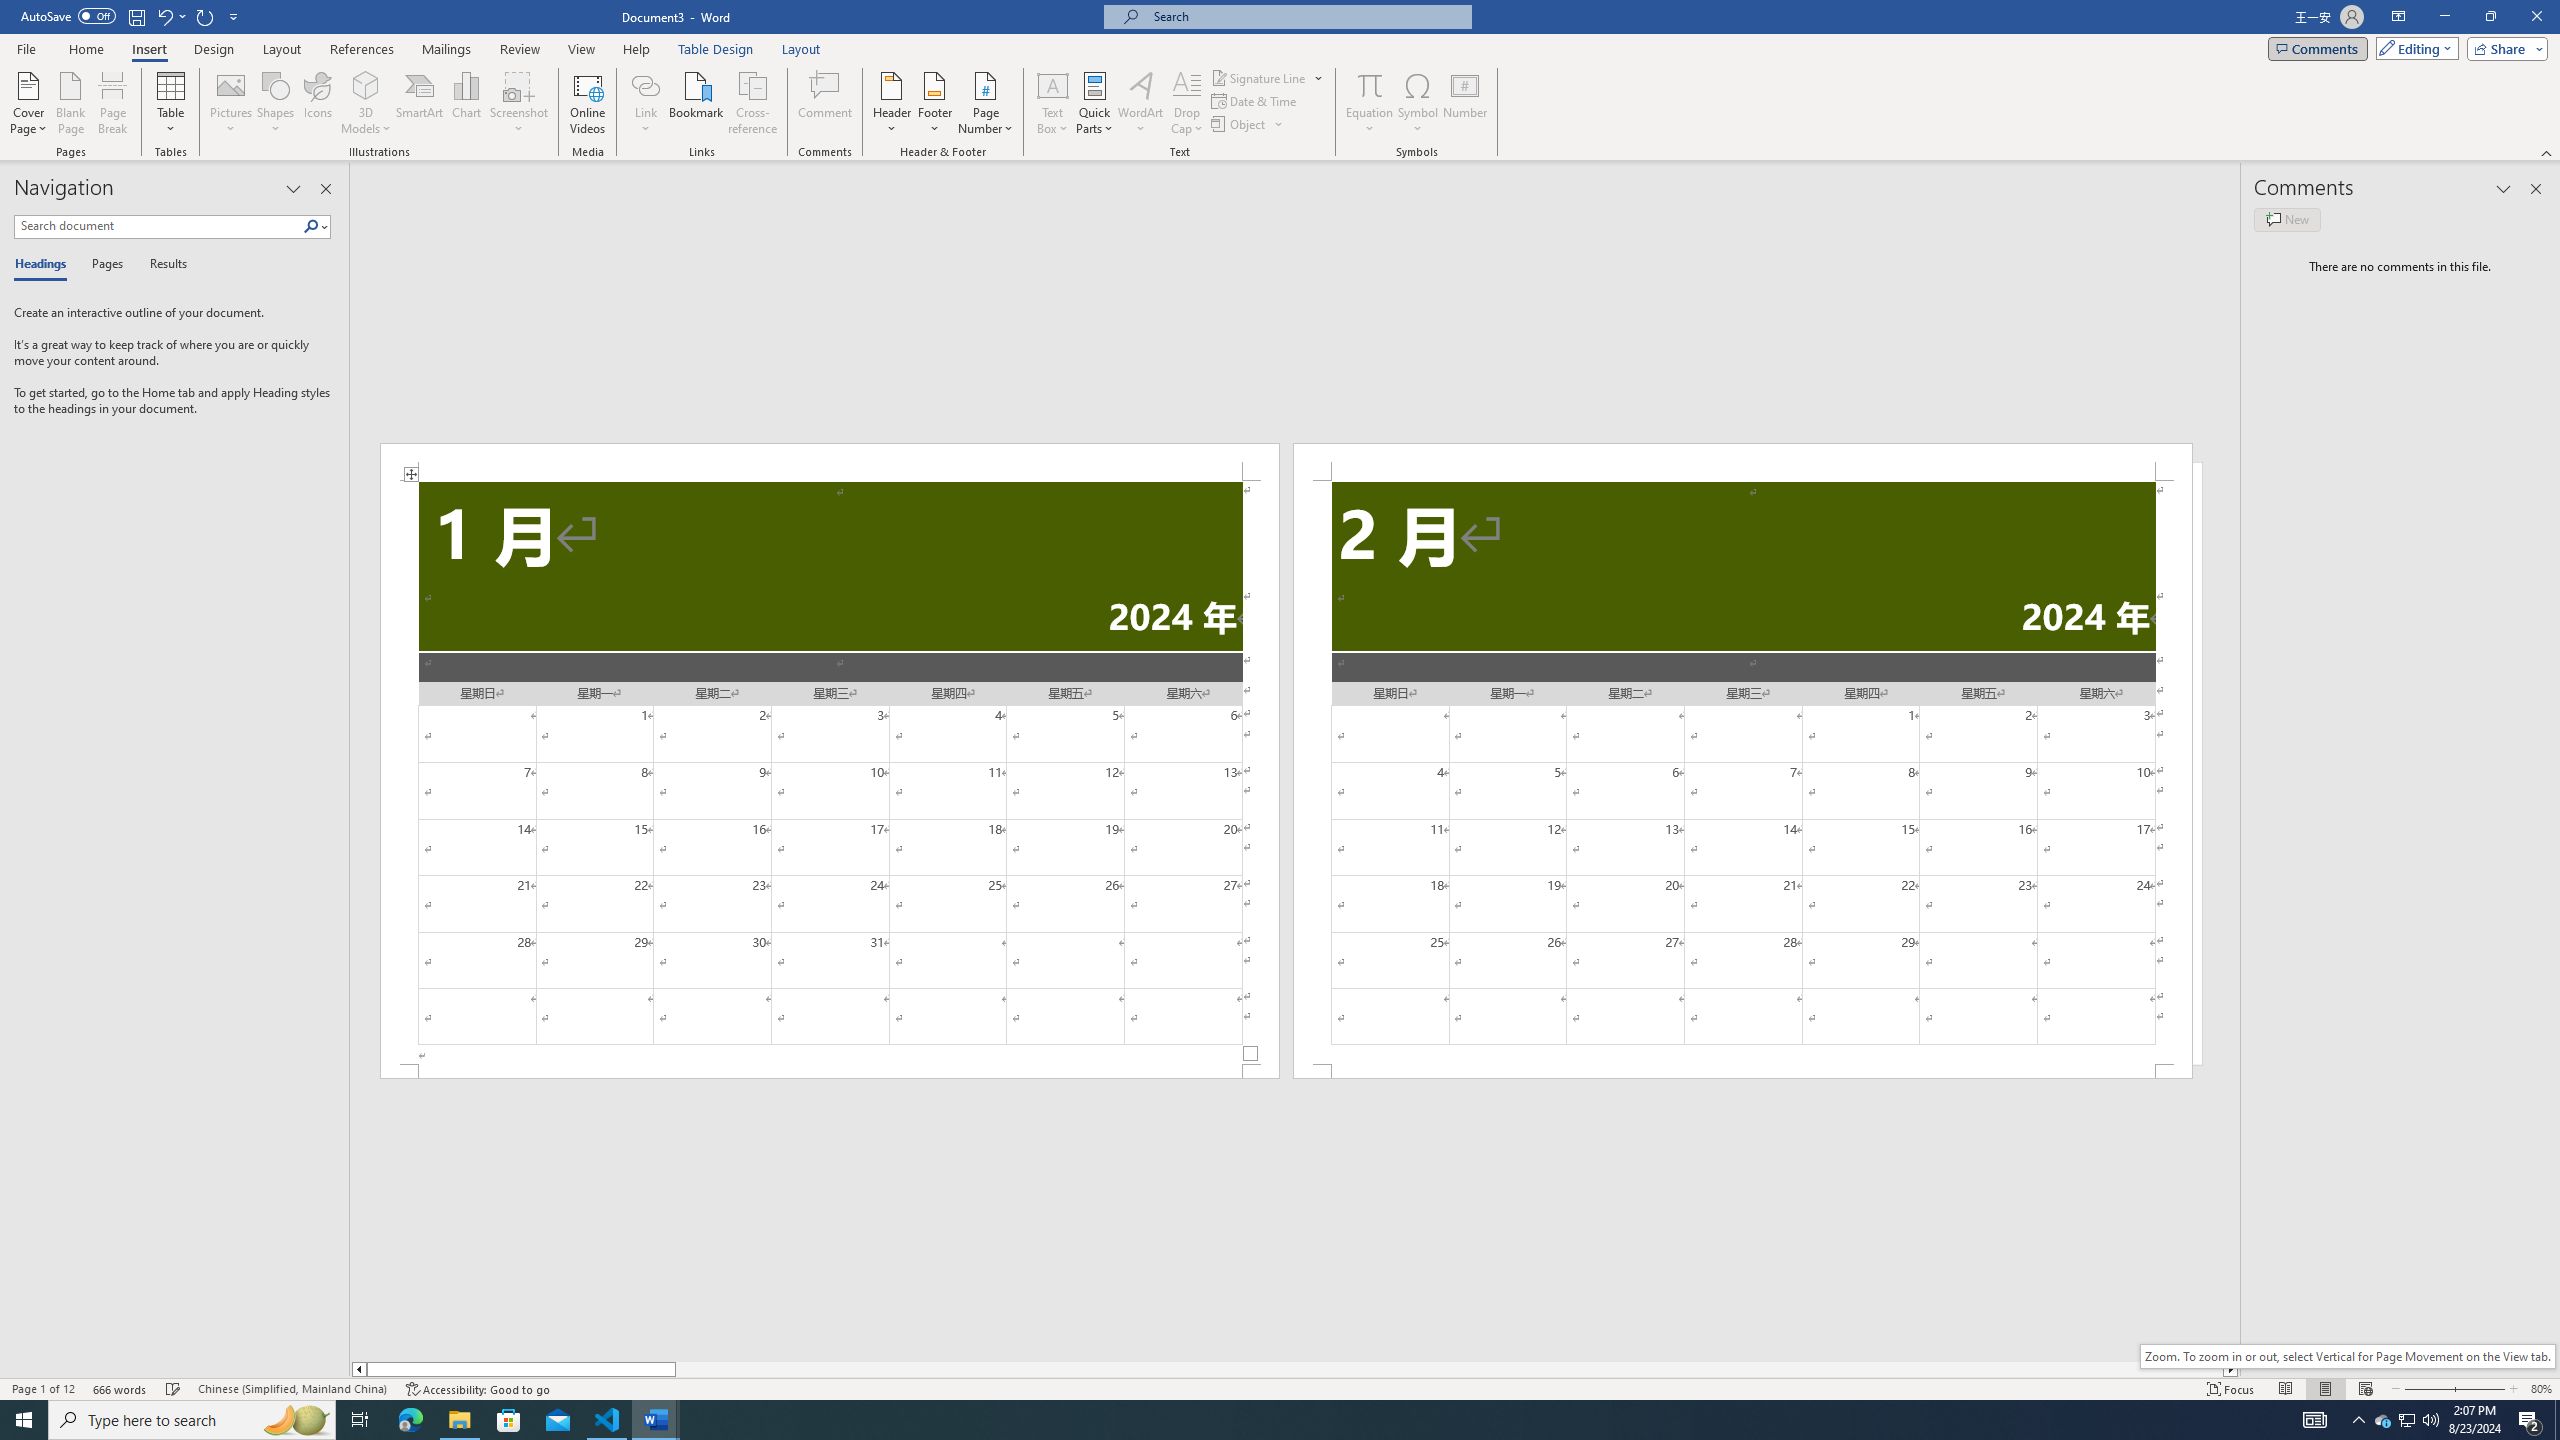  I want to click on 'Repeat Doc Close', so click(205, 15).